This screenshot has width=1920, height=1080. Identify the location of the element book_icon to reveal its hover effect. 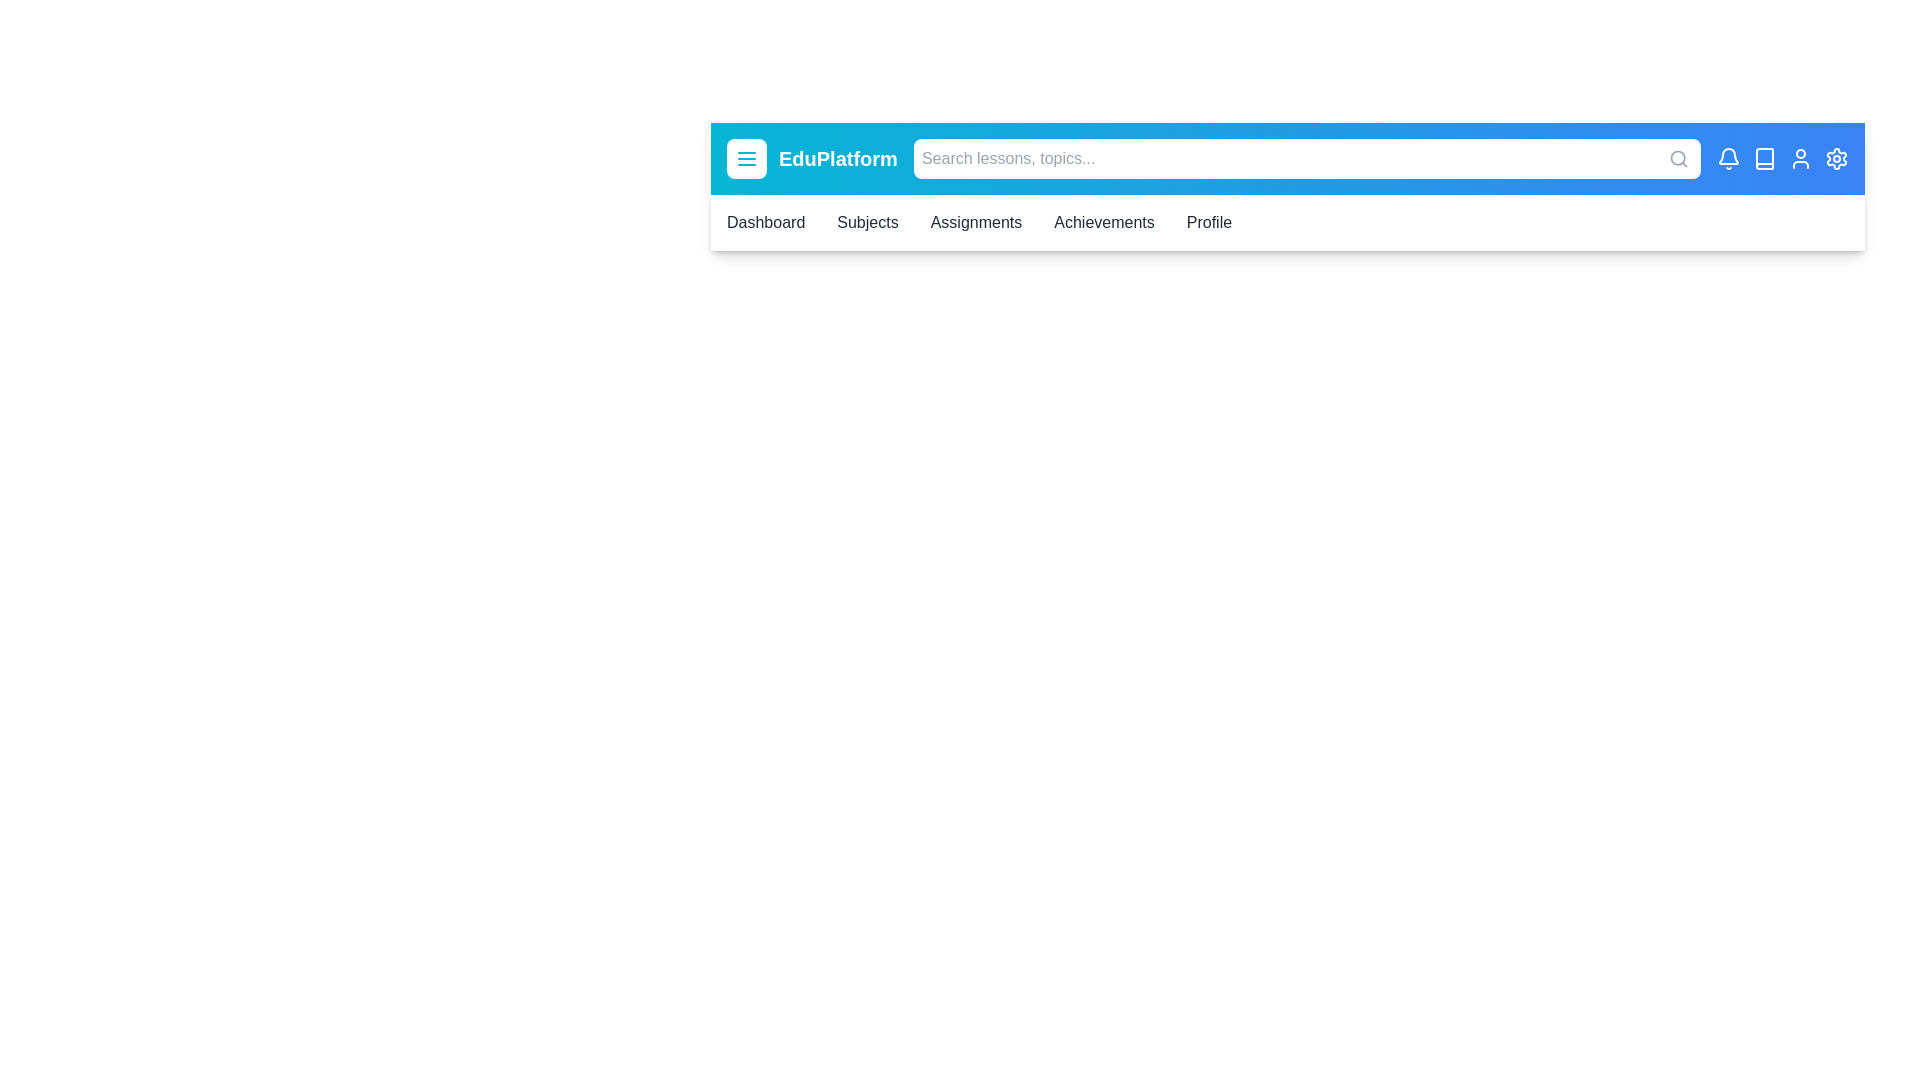
(1765, 157).